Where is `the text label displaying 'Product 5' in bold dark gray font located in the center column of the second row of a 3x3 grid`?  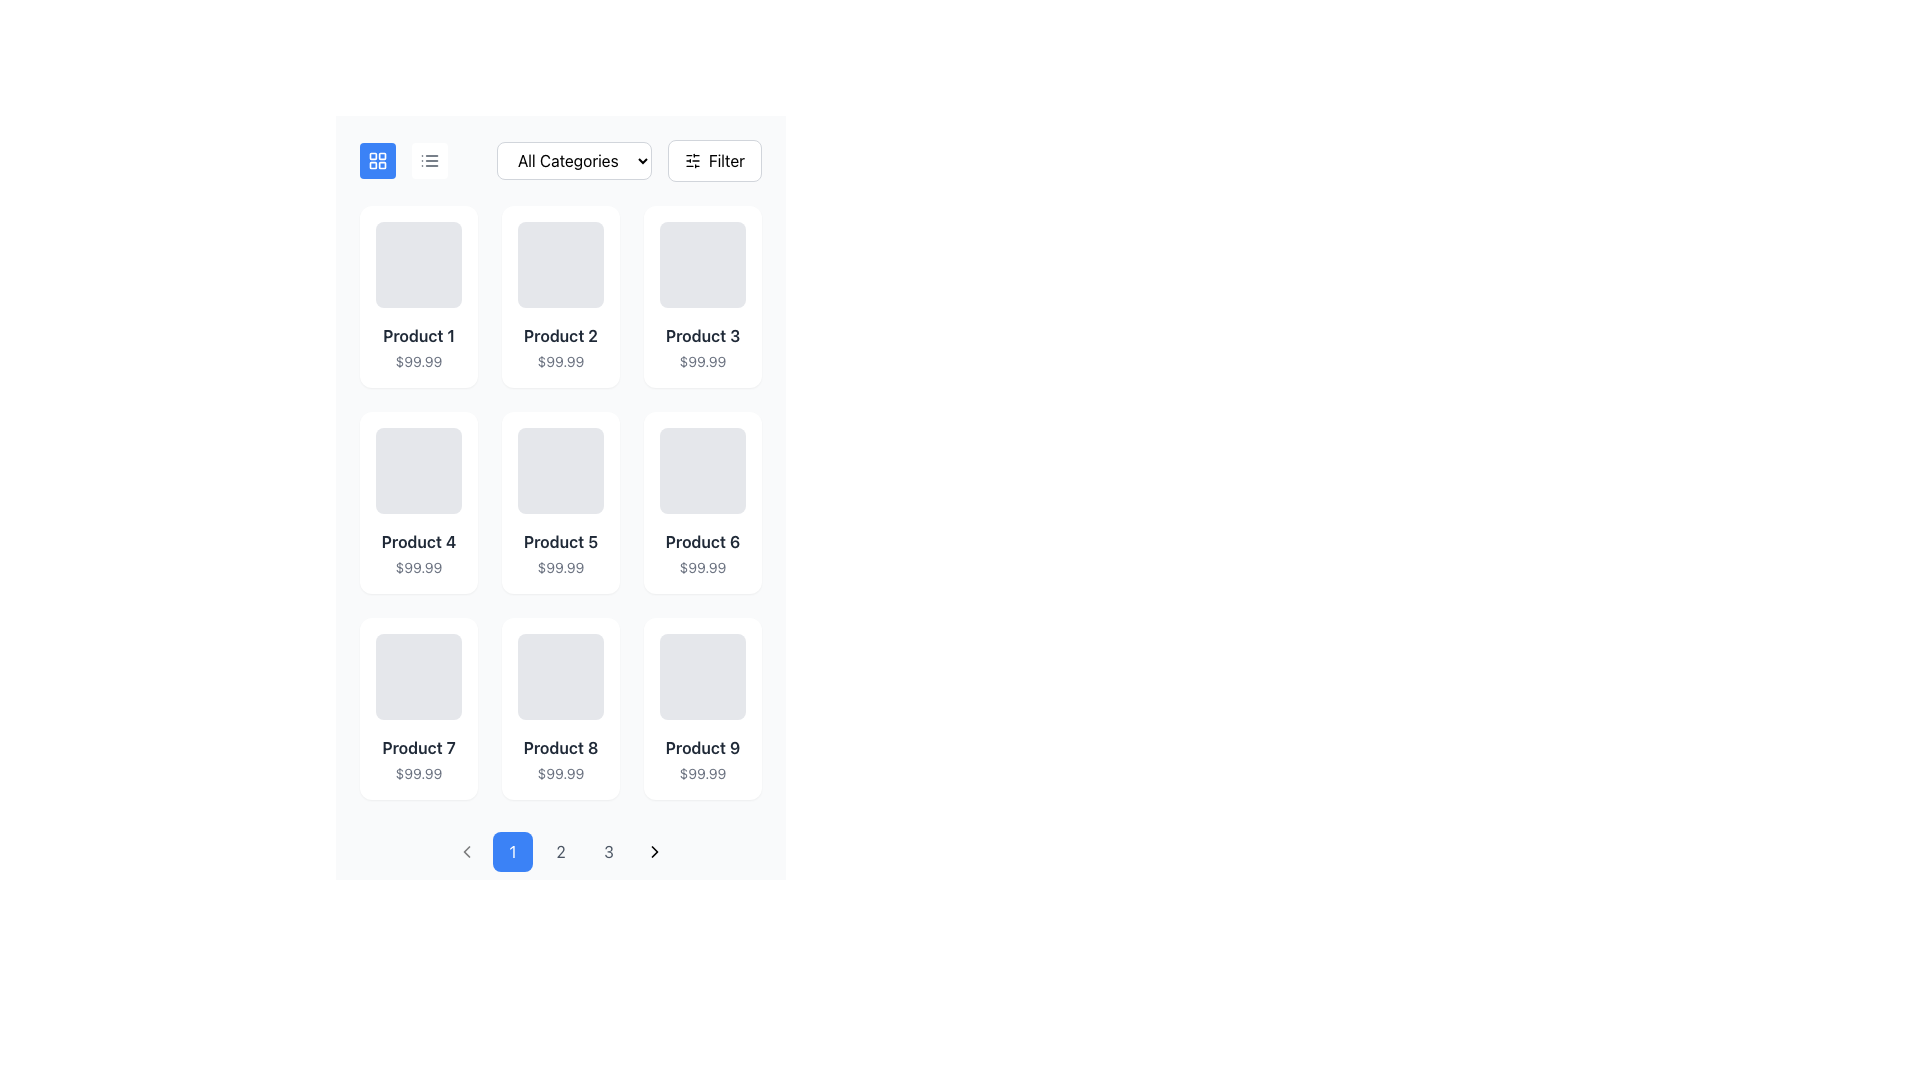 the text label displaying 'Product 5' in bold dark gray font located in the center column of the second row of a 3x3 grid is located at coordinates (560, 542).